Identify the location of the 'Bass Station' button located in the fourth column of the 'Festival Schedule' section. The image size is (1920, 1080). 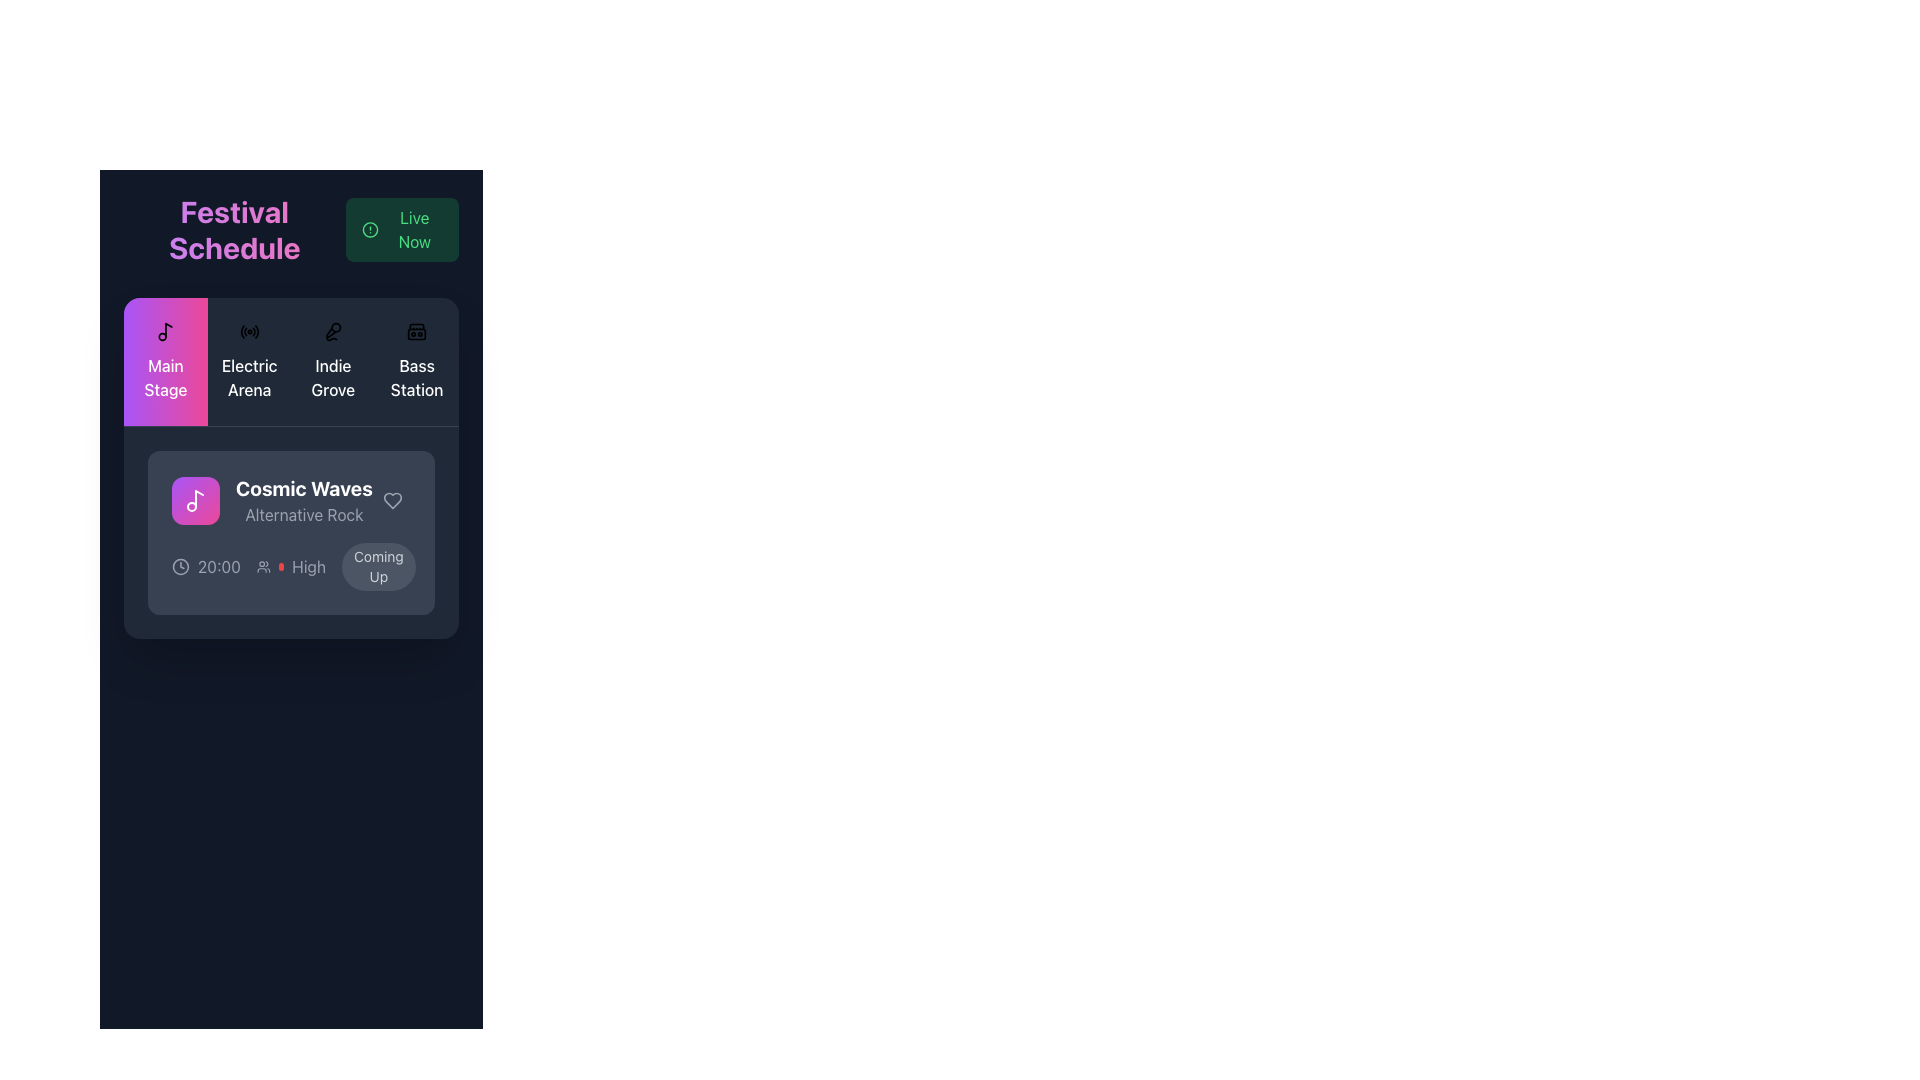
(416, 362).